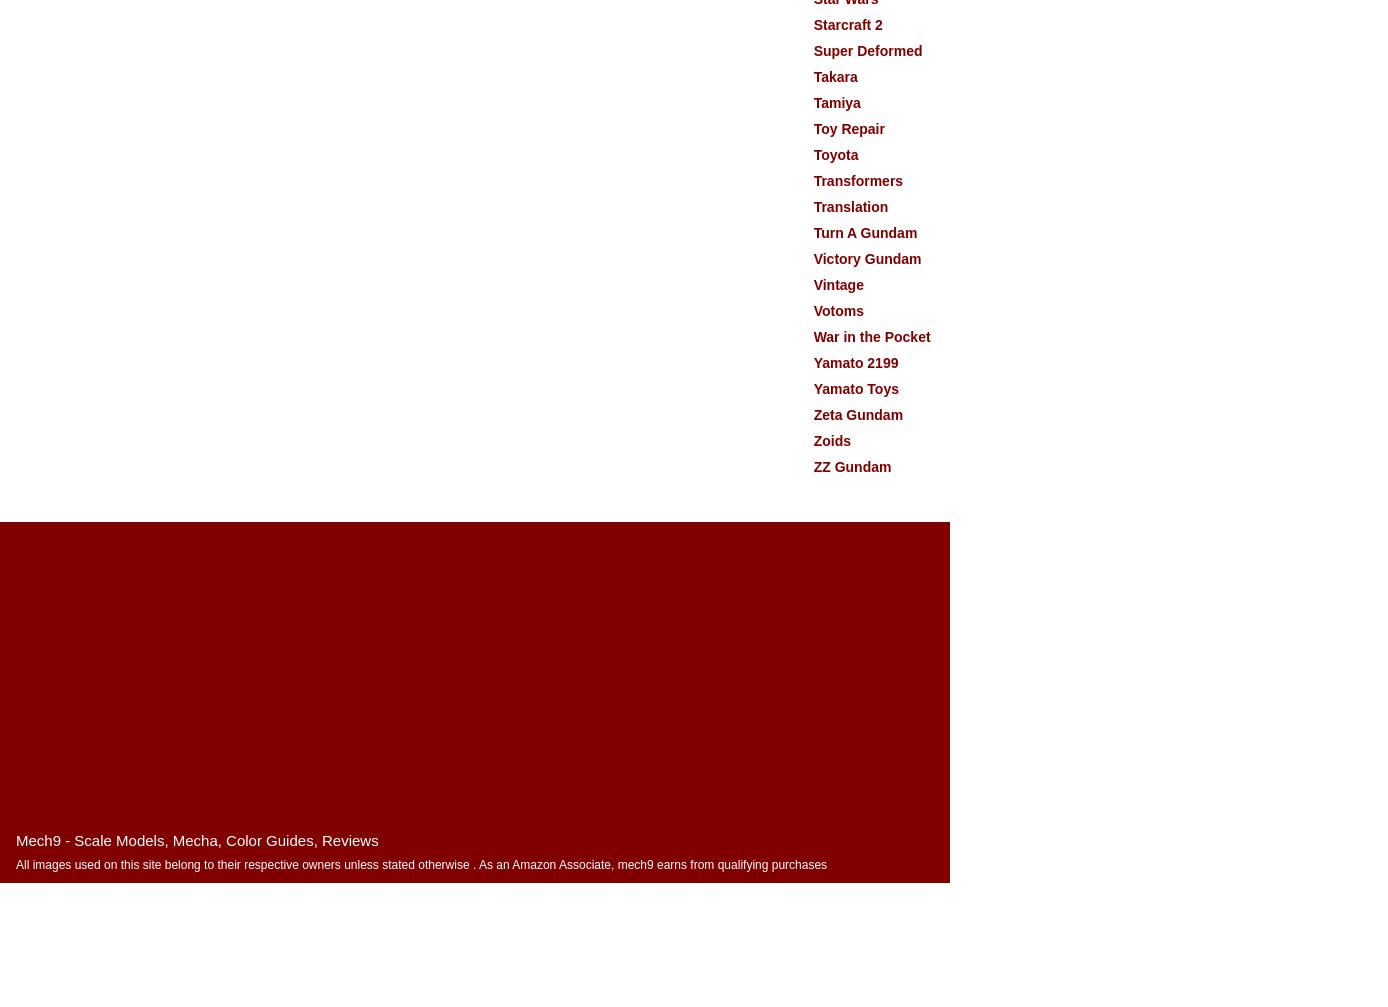  I want to click on 'Vintage', so click(837, 284).